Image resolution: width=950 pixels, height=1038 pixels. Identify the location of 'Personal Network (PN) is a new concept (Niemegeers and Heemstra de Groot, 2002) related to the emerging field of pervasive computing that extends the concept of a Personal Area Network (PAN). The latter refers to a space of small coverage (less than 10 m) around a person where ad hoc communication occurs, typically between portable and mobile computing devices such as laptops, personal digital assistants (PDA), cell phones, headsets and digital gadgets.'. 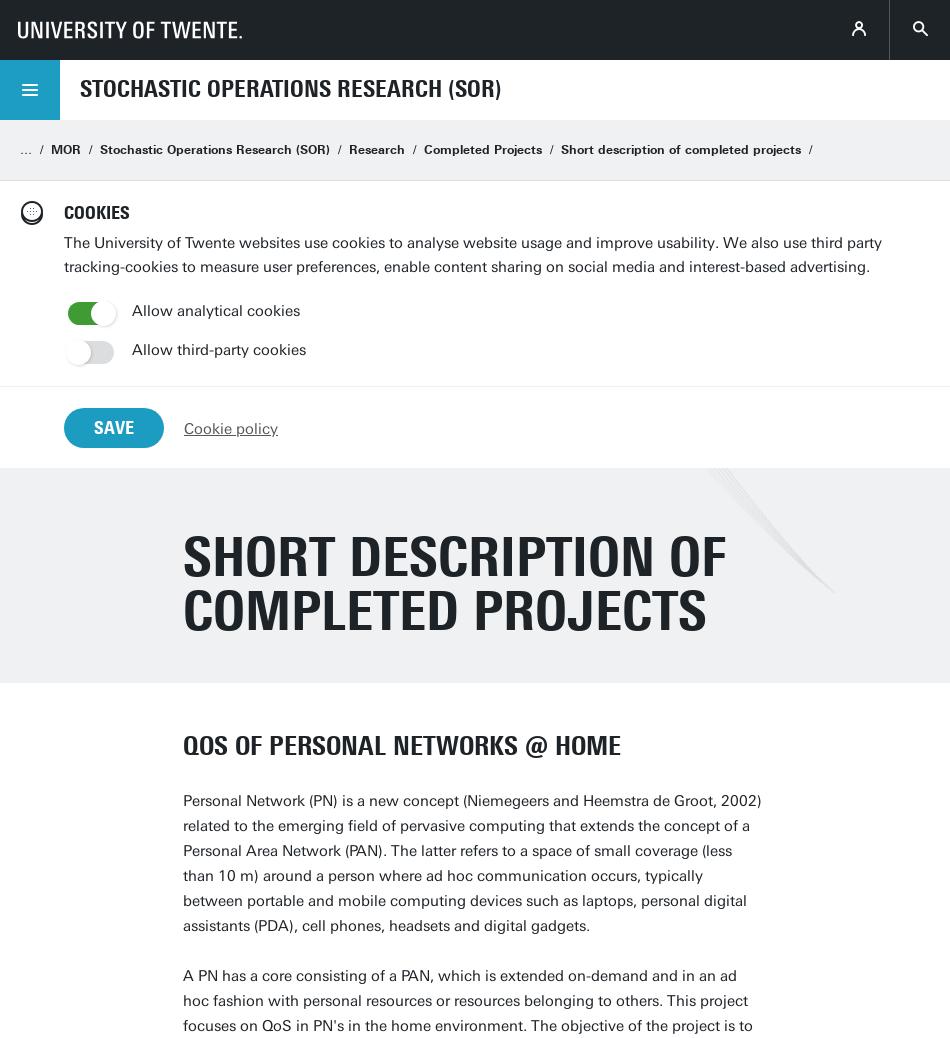
(471, 863).